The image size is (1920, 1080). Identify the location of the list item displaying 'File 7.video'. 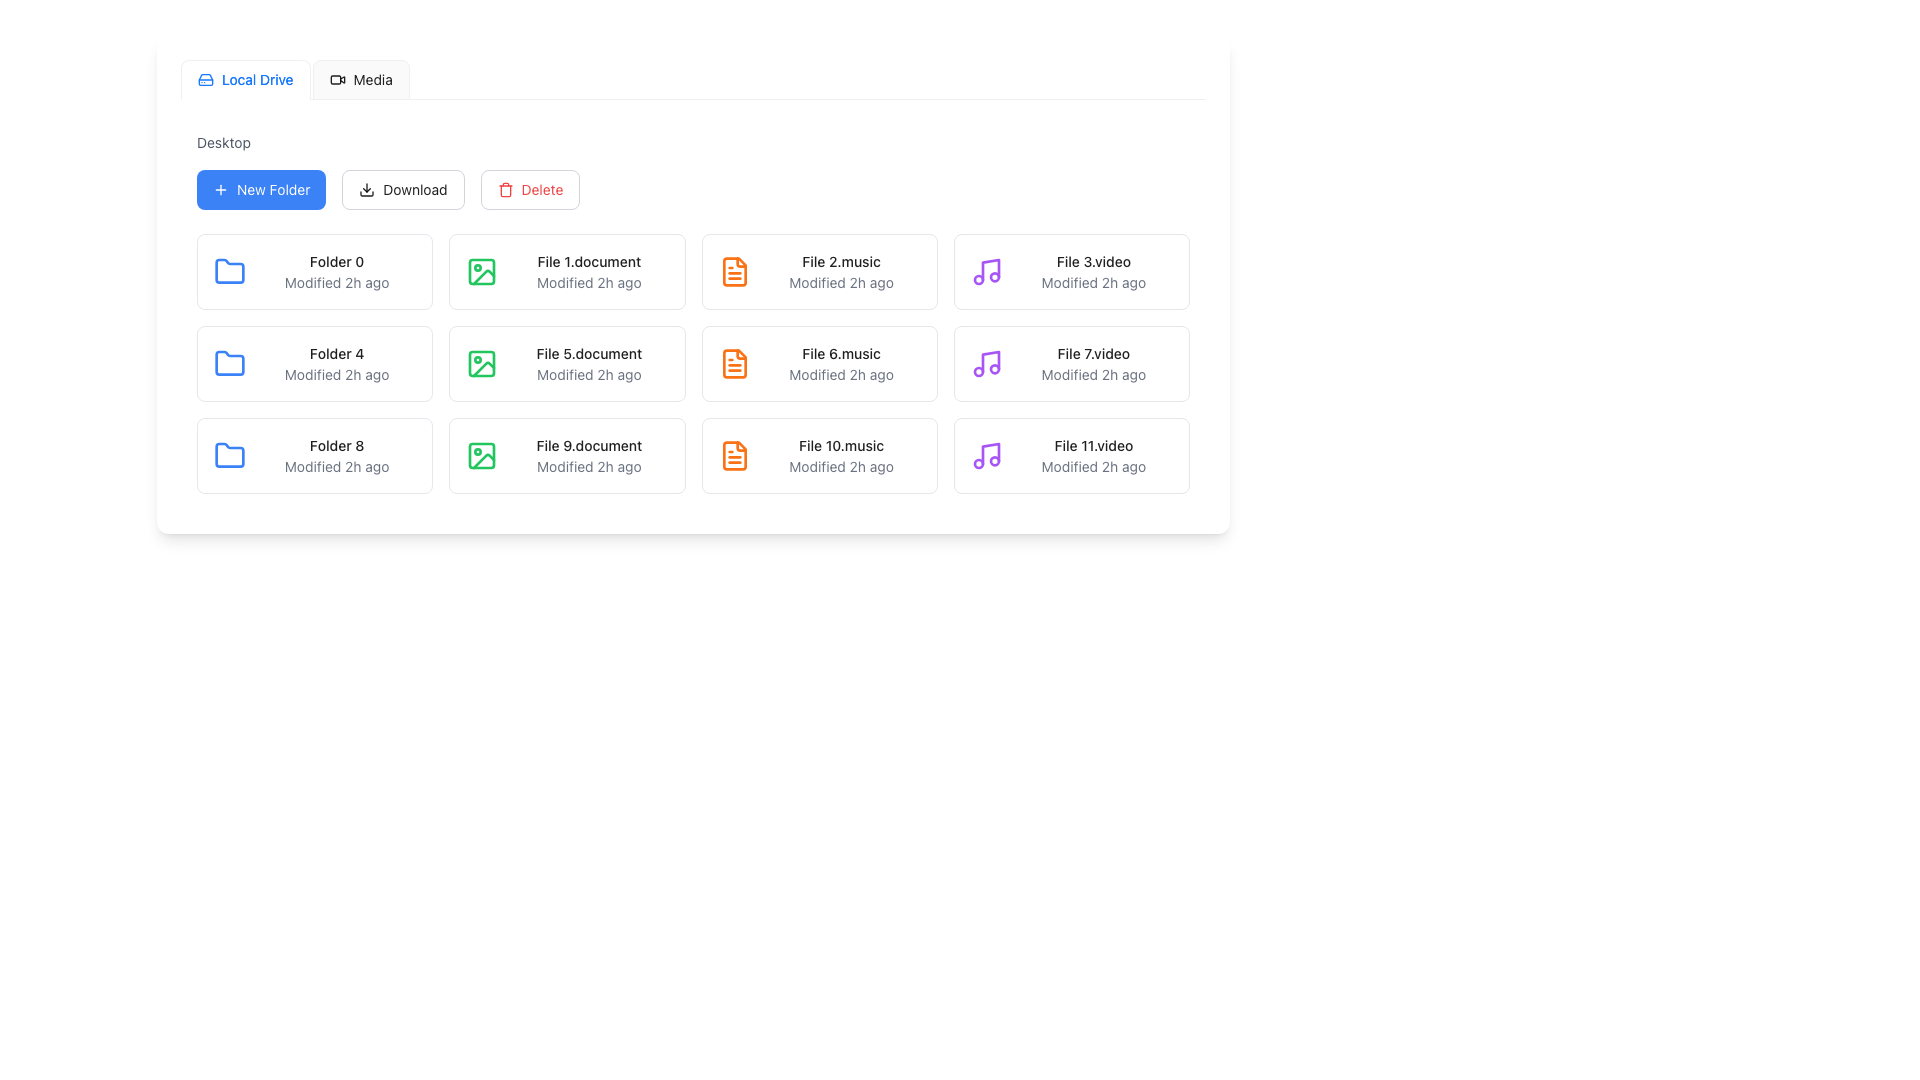
(1092, 363).